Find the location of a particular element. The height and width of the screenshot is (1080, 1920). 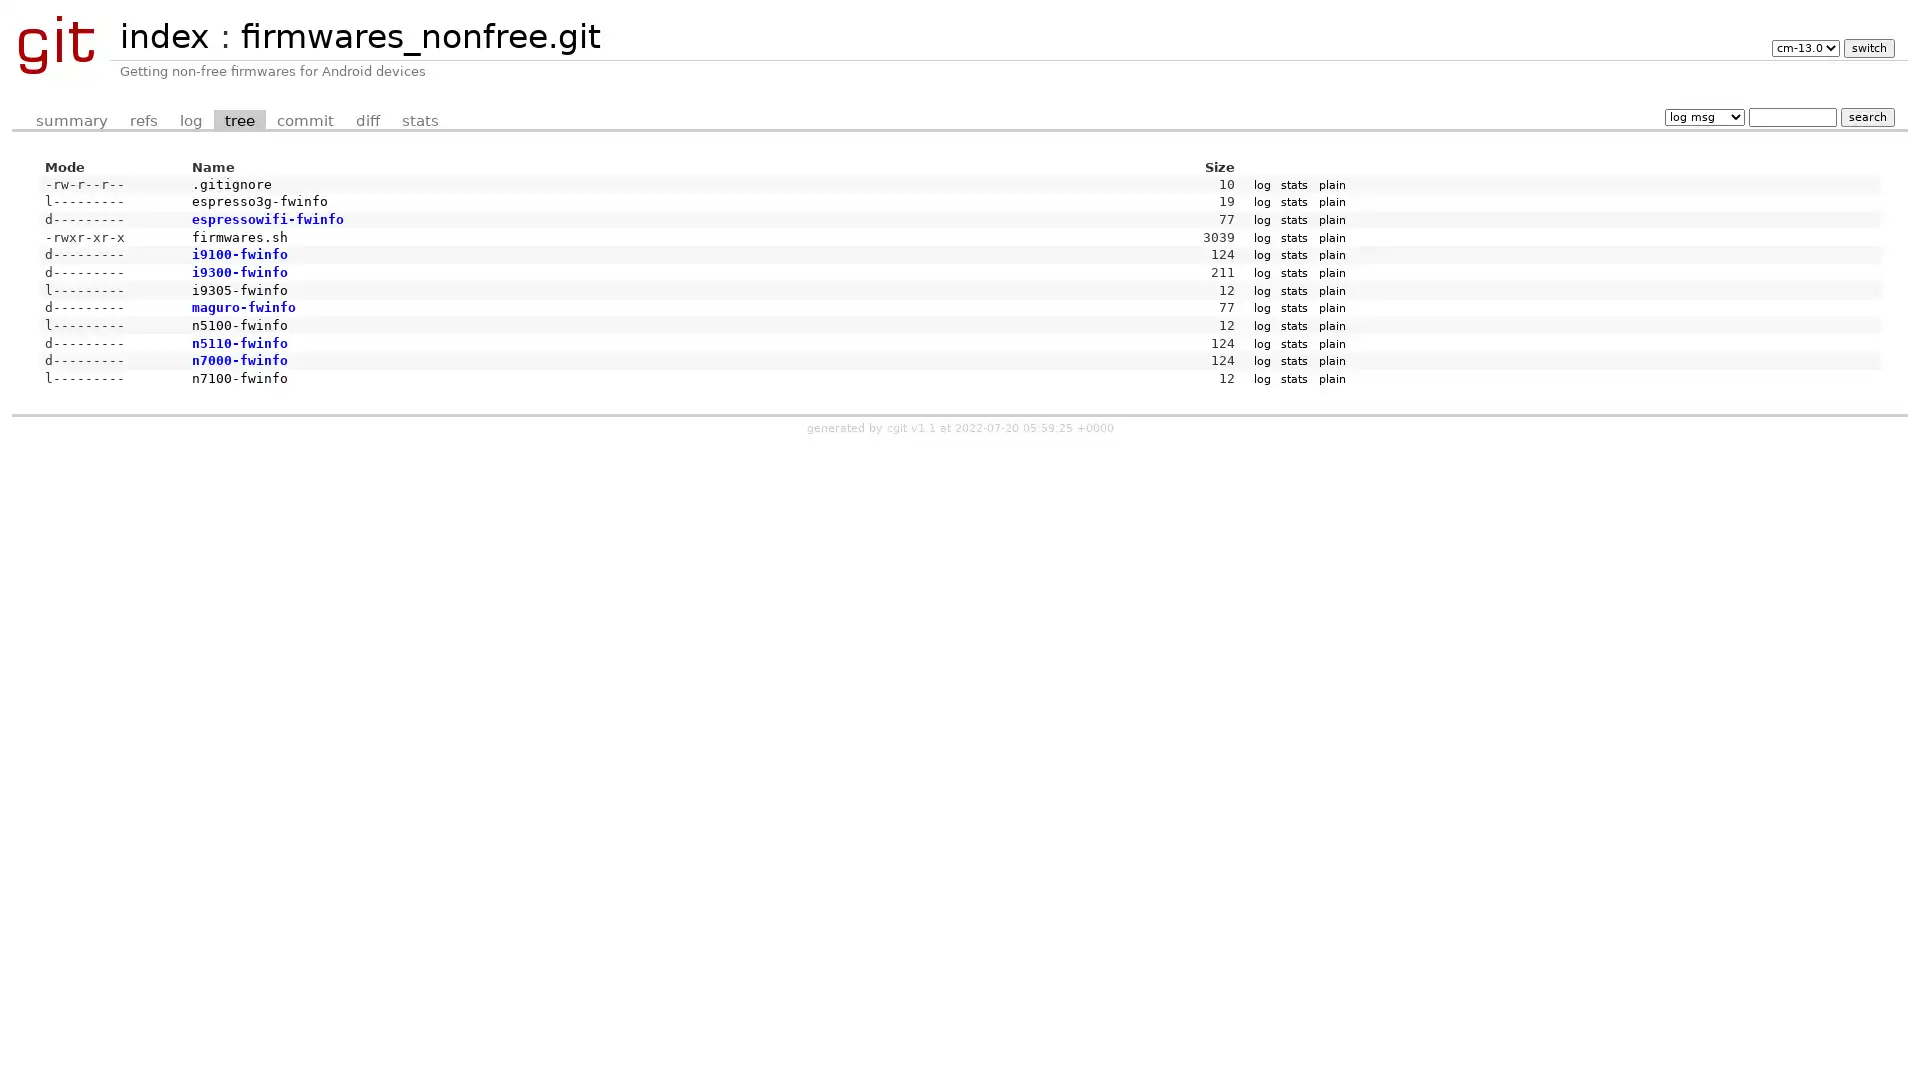

switch is located at coordinates (1867, 47).